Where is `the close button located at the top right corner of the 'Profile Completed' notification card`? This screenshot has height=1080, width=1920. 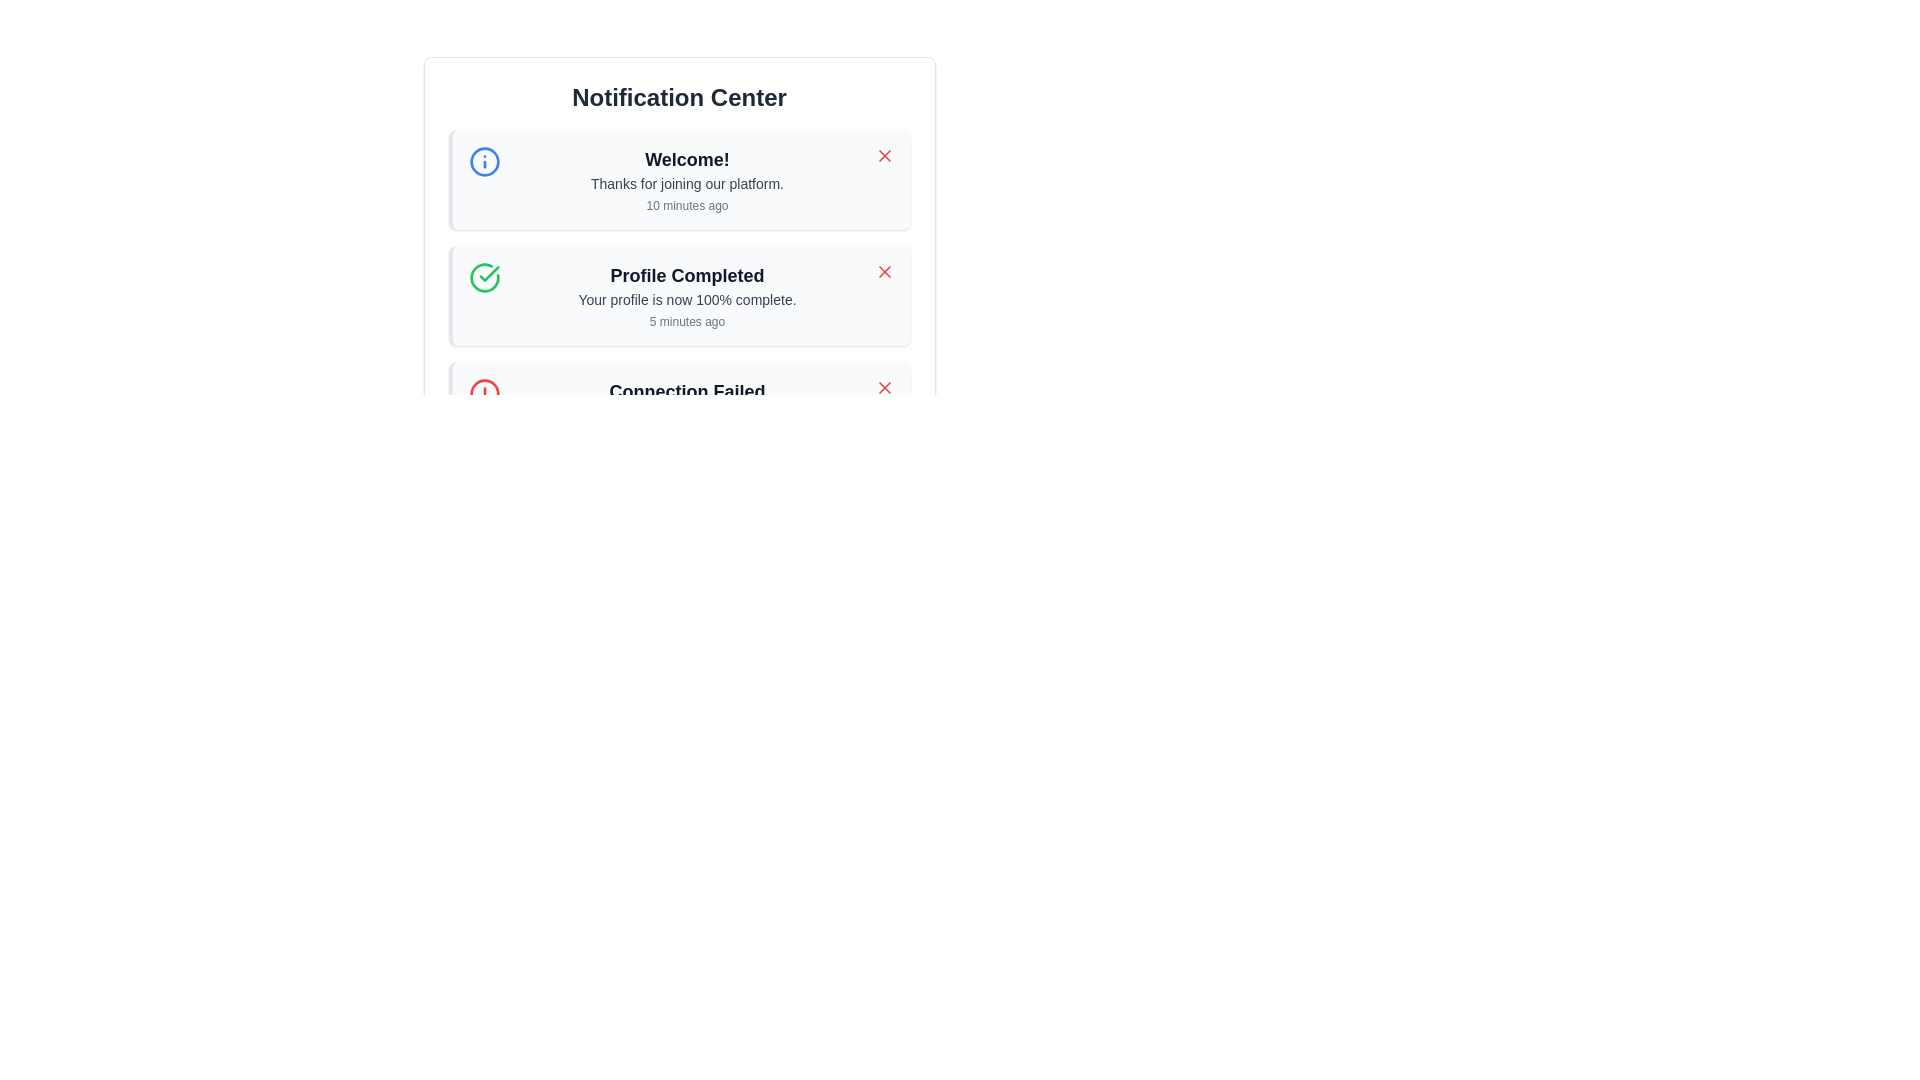
the close button located at the top right corner of the 'Profile Completed' notification card is located at coordinates (883, 272).